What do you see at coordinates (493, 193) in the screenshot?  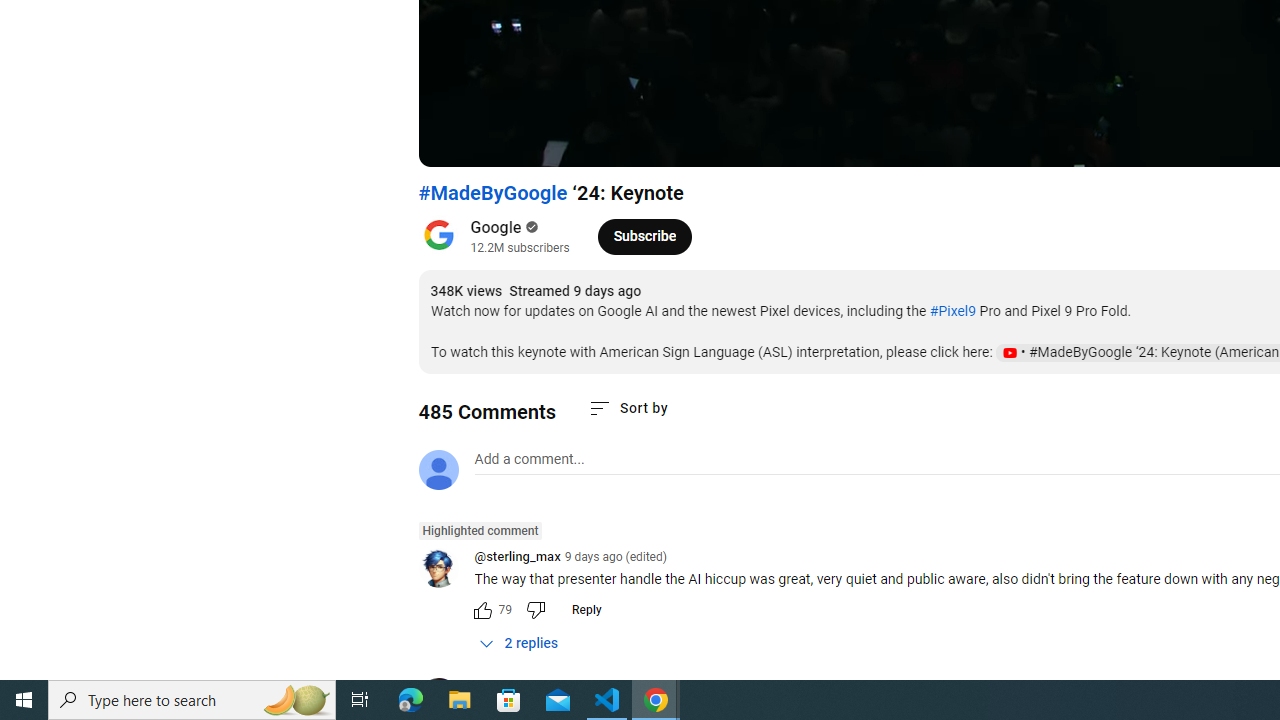 I see `'#MadeByGoogle'` at bounding box center [493, 193].